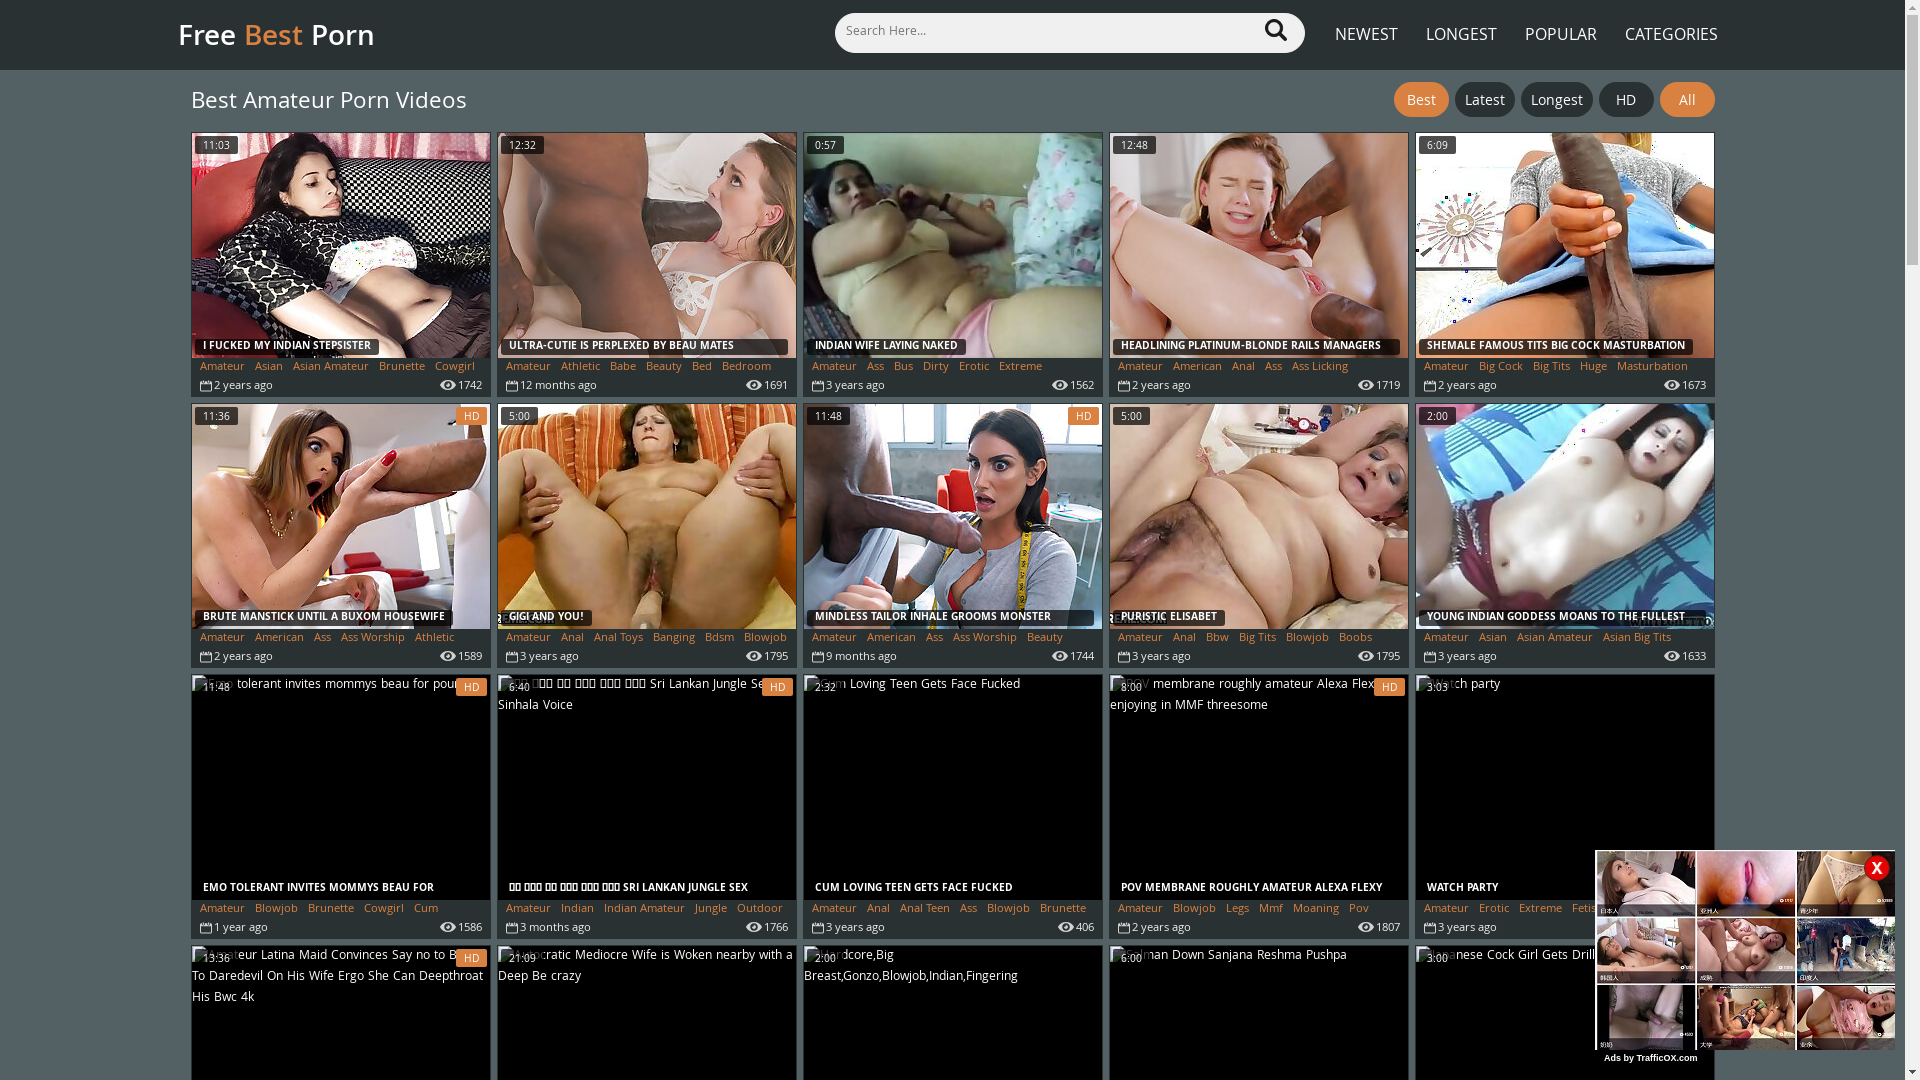  Describe the element at coordinates (874, 367) in the screenshot. I see `'Ass'` at that location.